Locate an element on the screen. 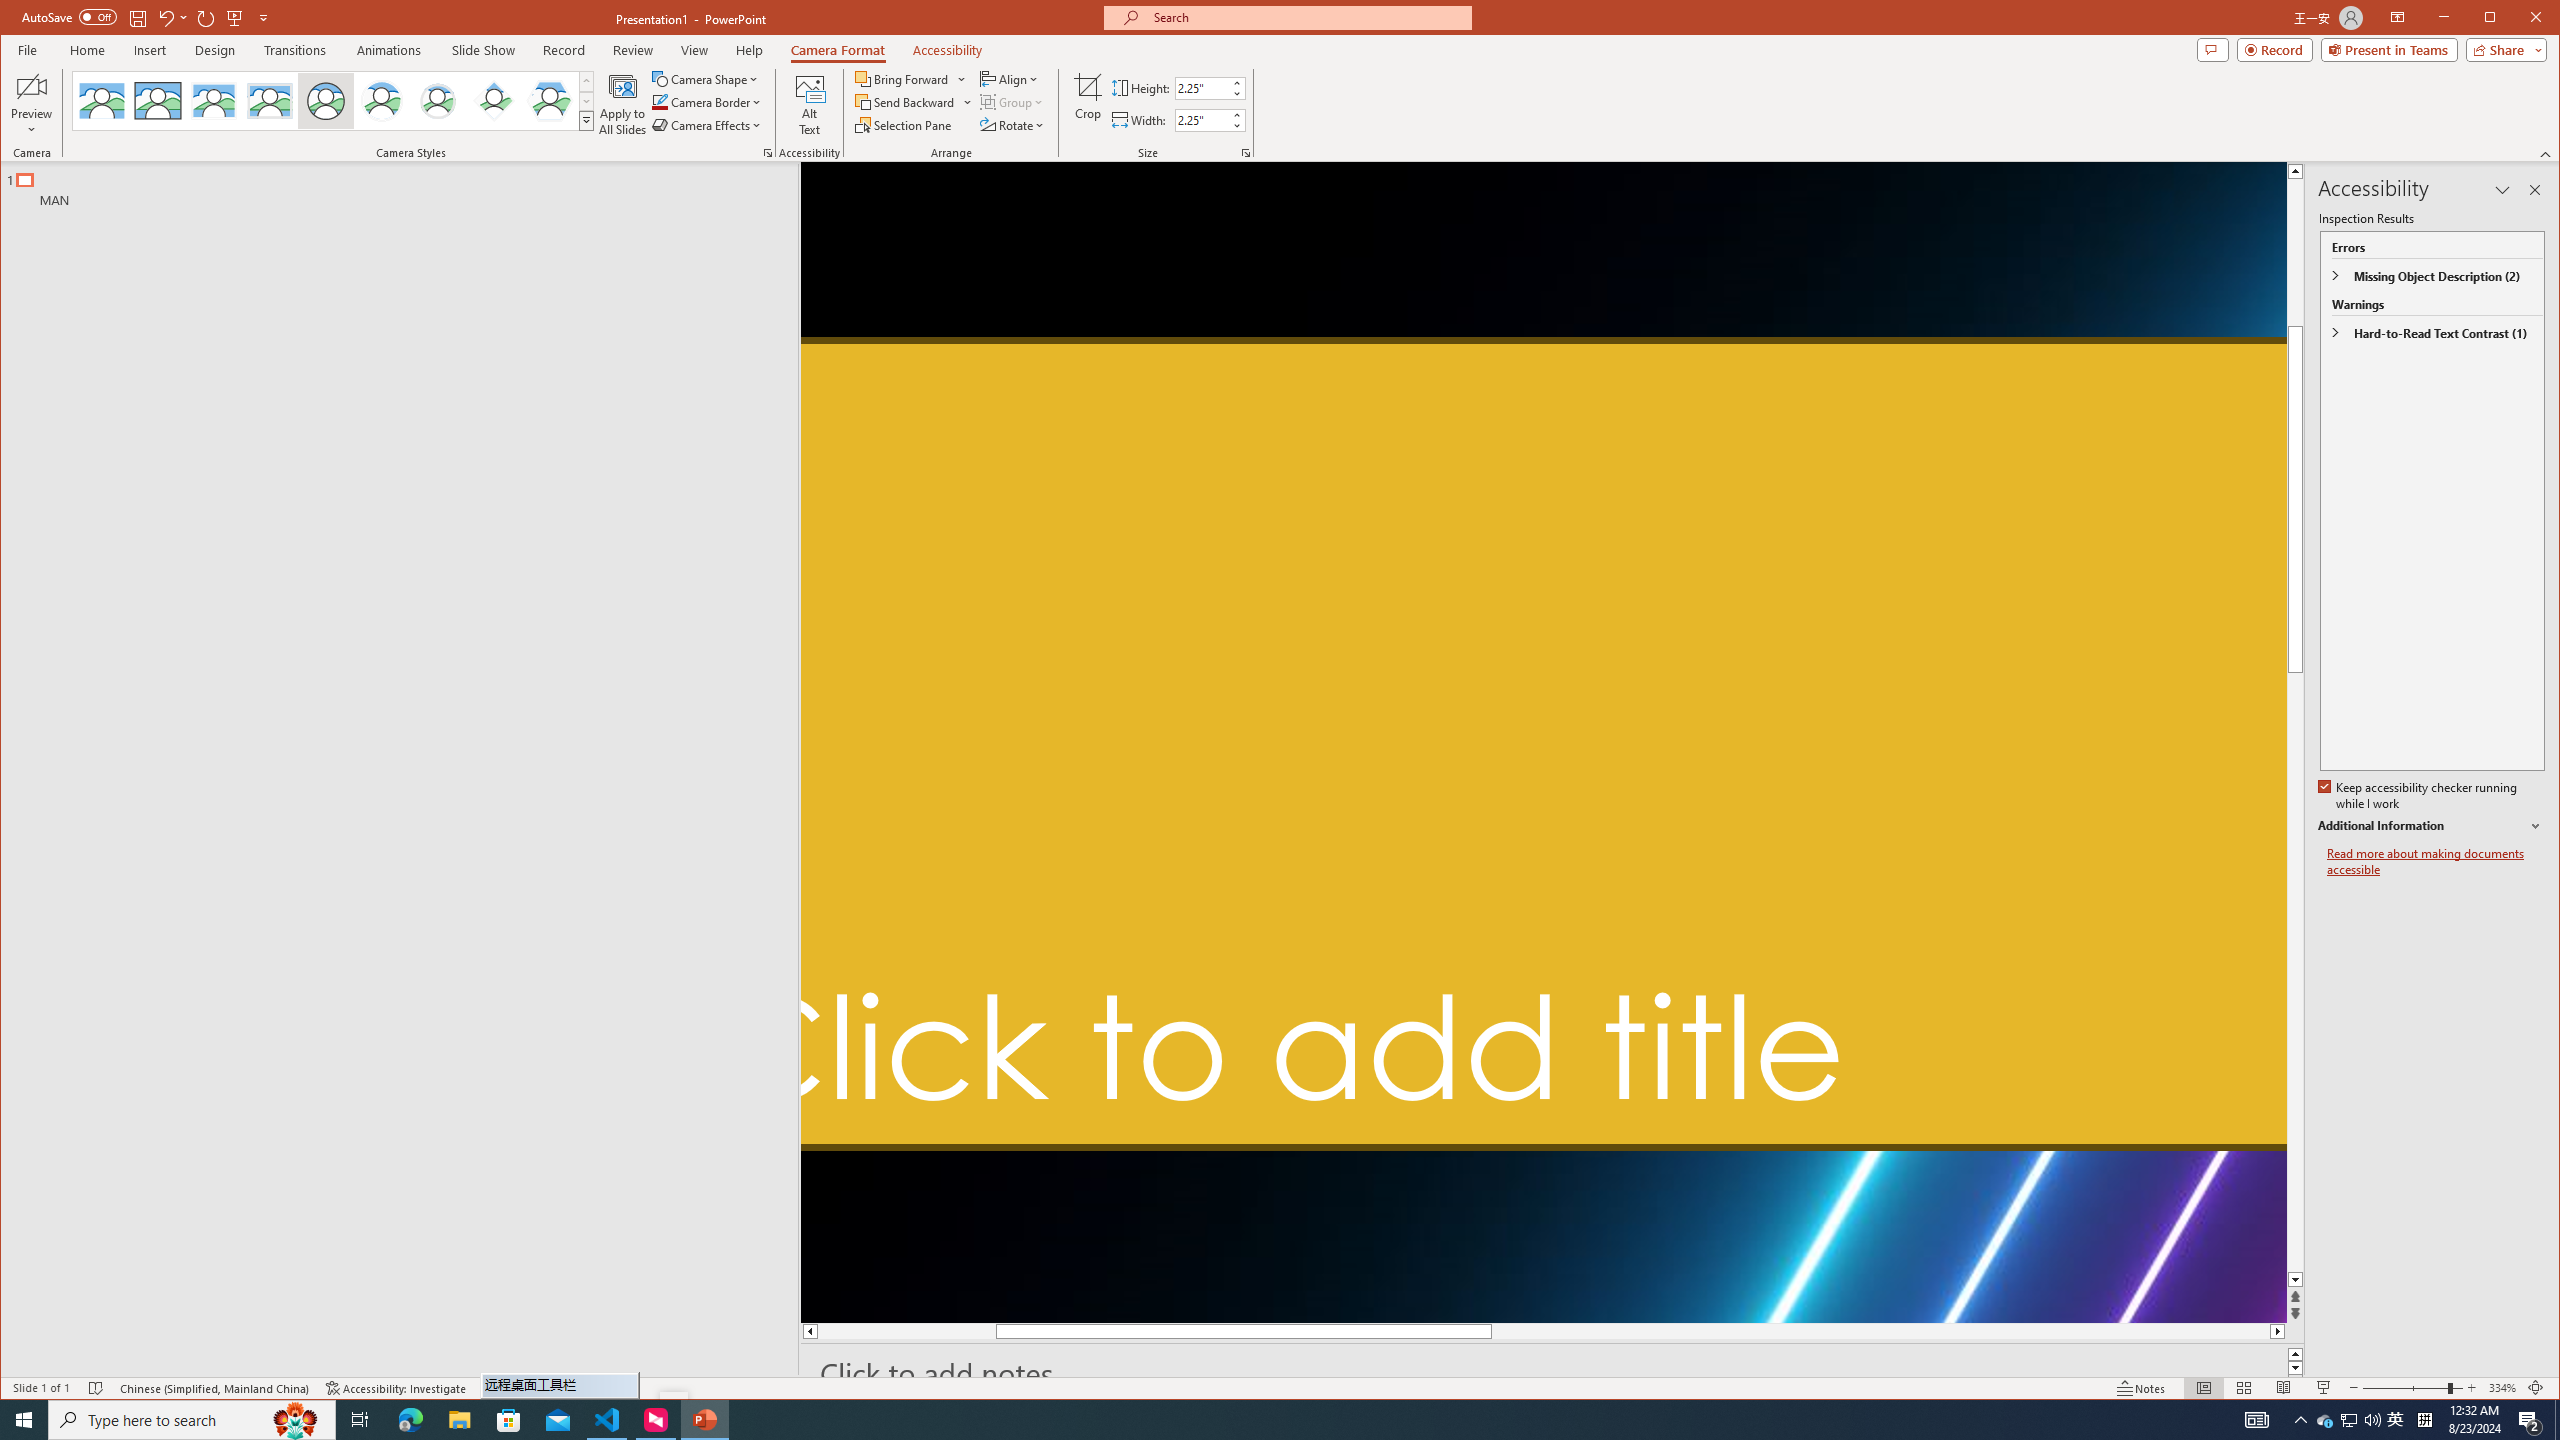 This screenshot has height=1440, width=2560. 'Camera Shape' is located at coordinates (706, 78).